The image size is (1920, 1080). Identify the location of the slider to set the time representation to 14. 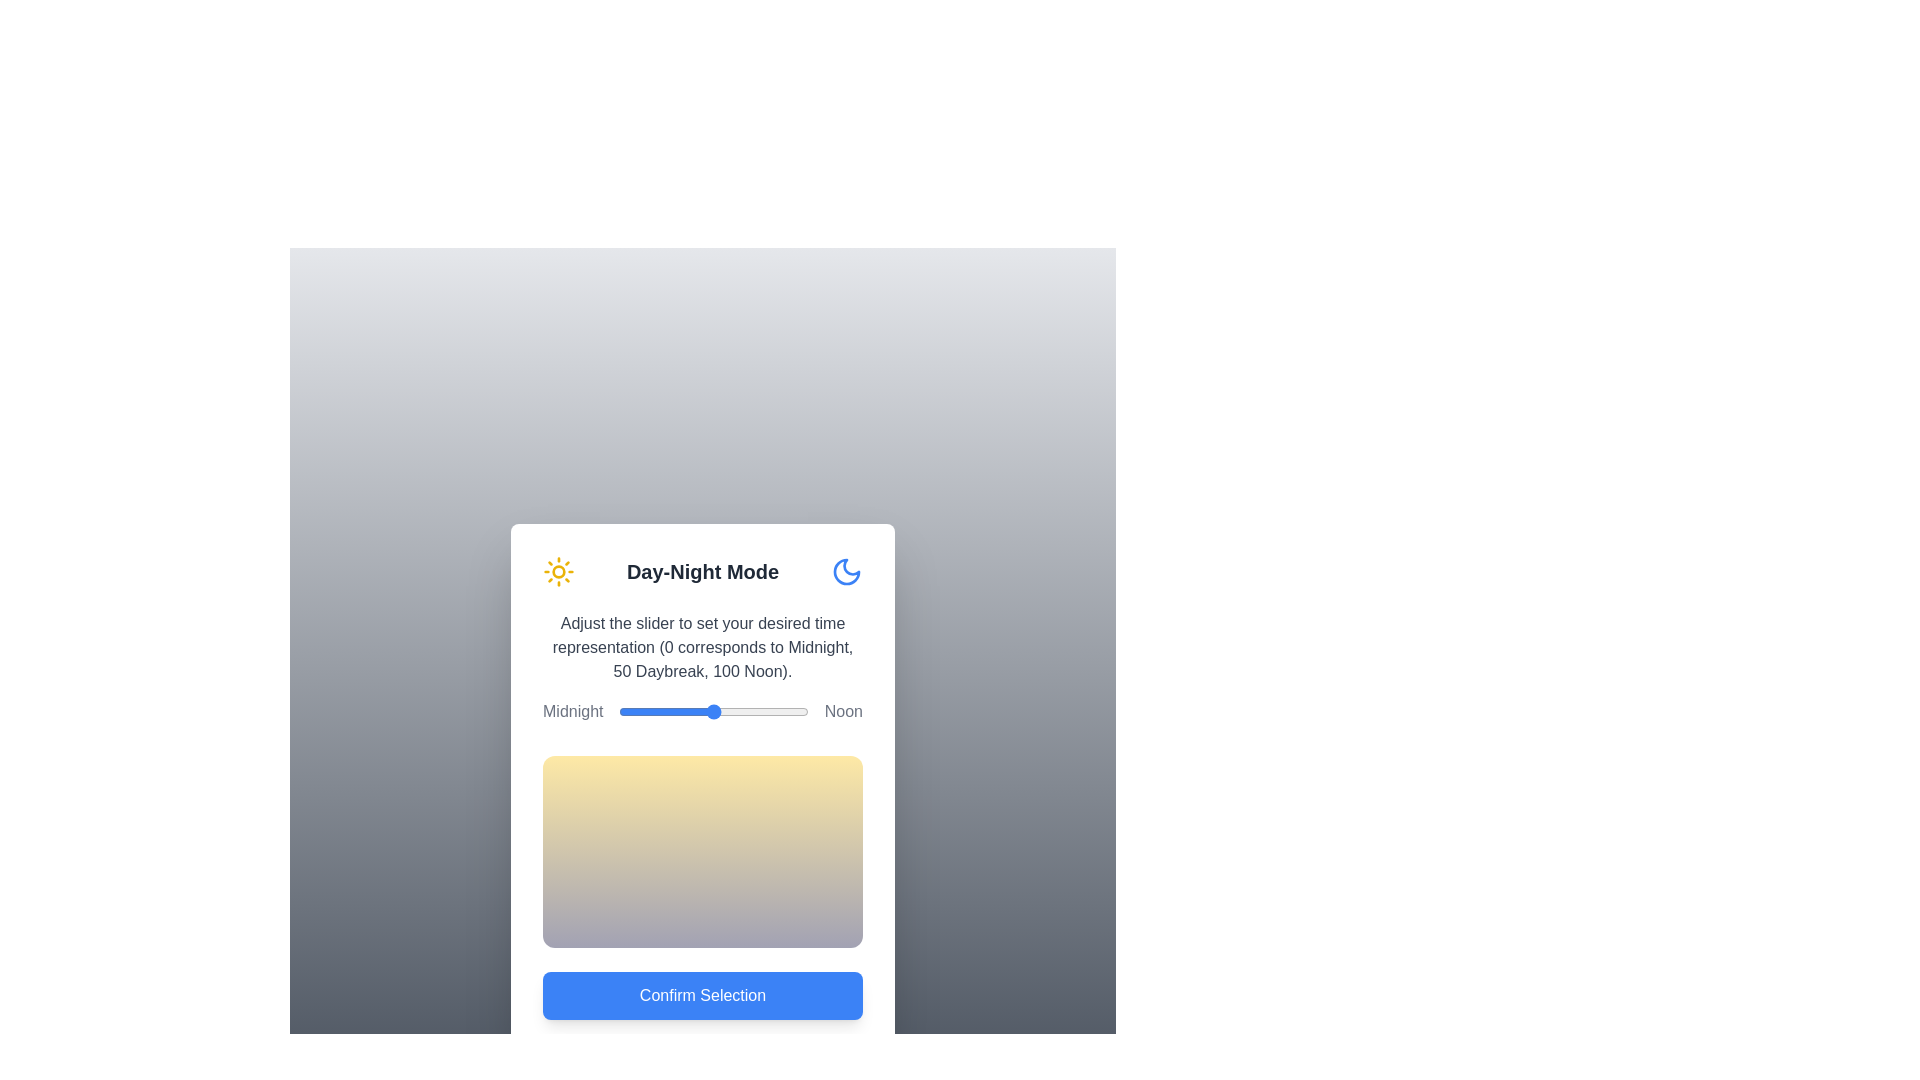
(645, 711).